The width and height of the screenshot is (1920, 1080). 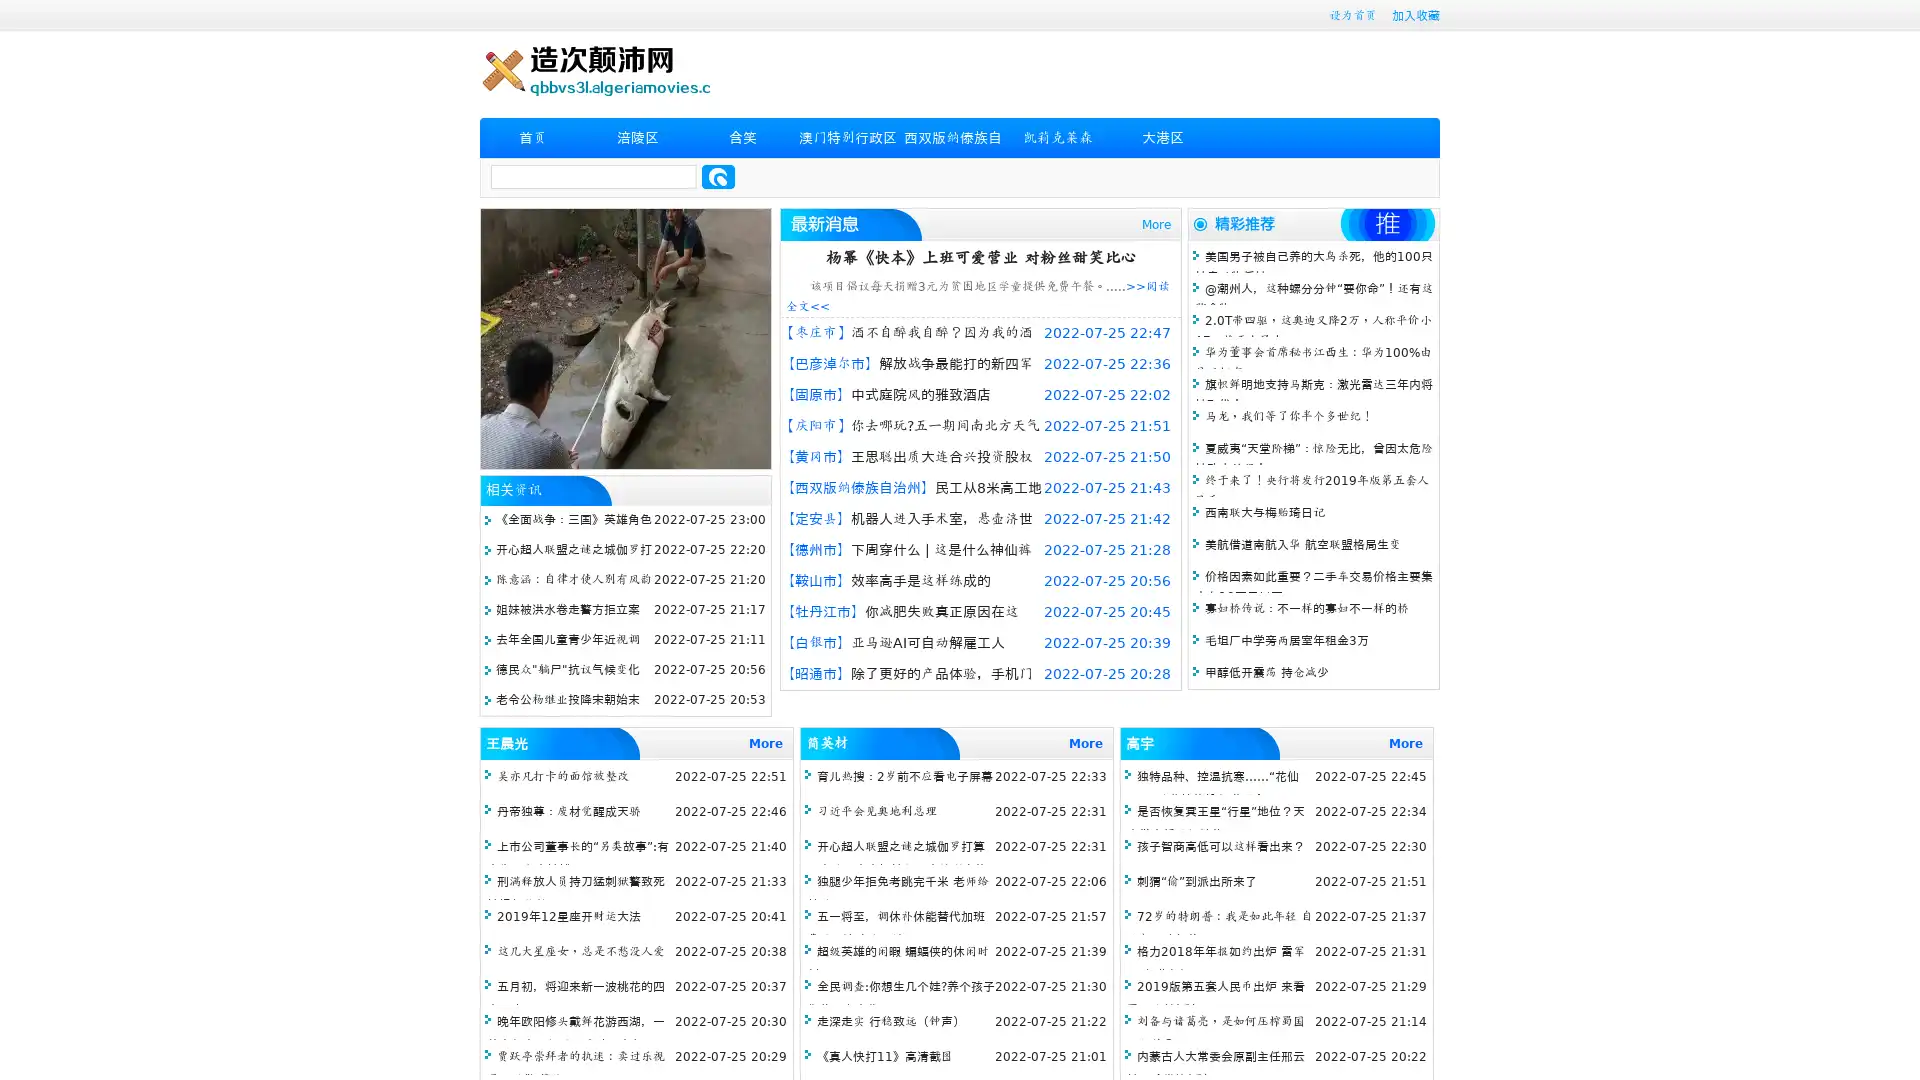 What do you see at coordinates (718, 176) in the screenshot?
I see `Search` at bounding box center [718, 176].